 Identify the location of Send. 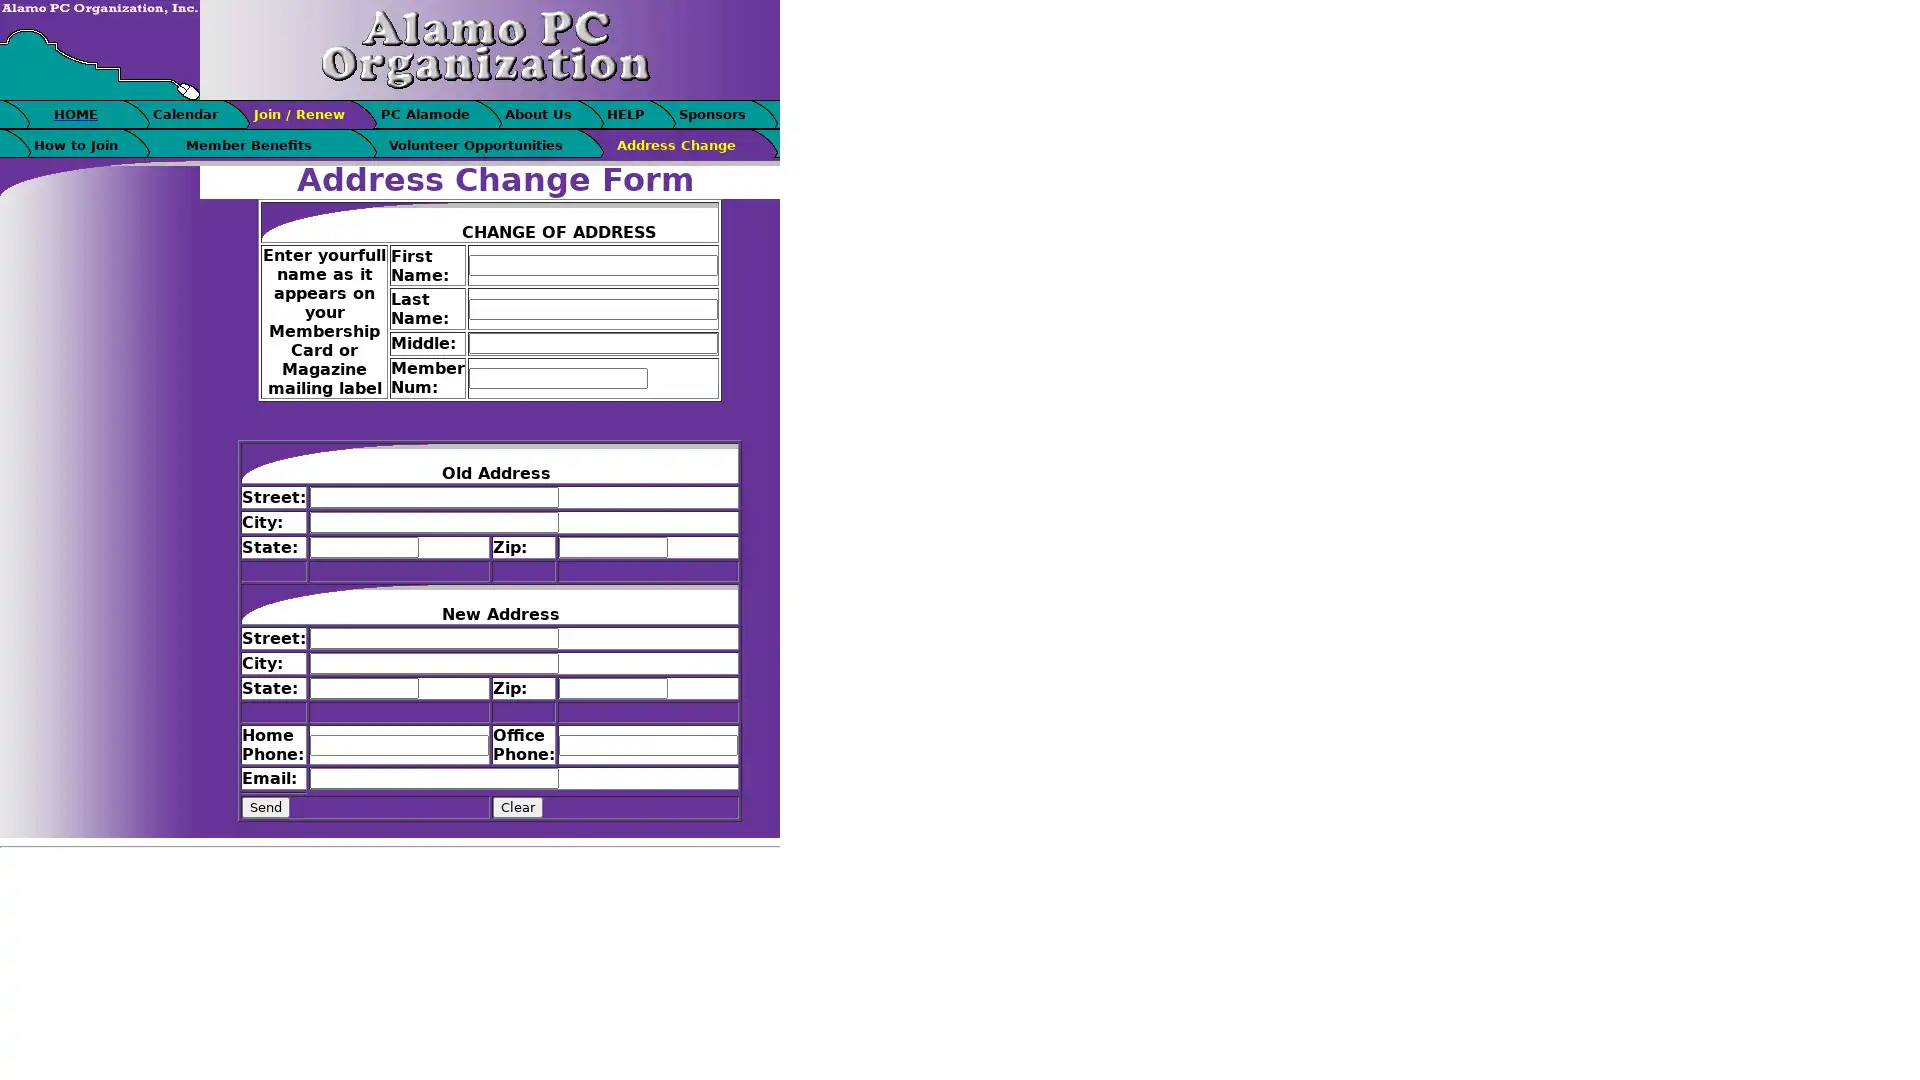
(264, 806).